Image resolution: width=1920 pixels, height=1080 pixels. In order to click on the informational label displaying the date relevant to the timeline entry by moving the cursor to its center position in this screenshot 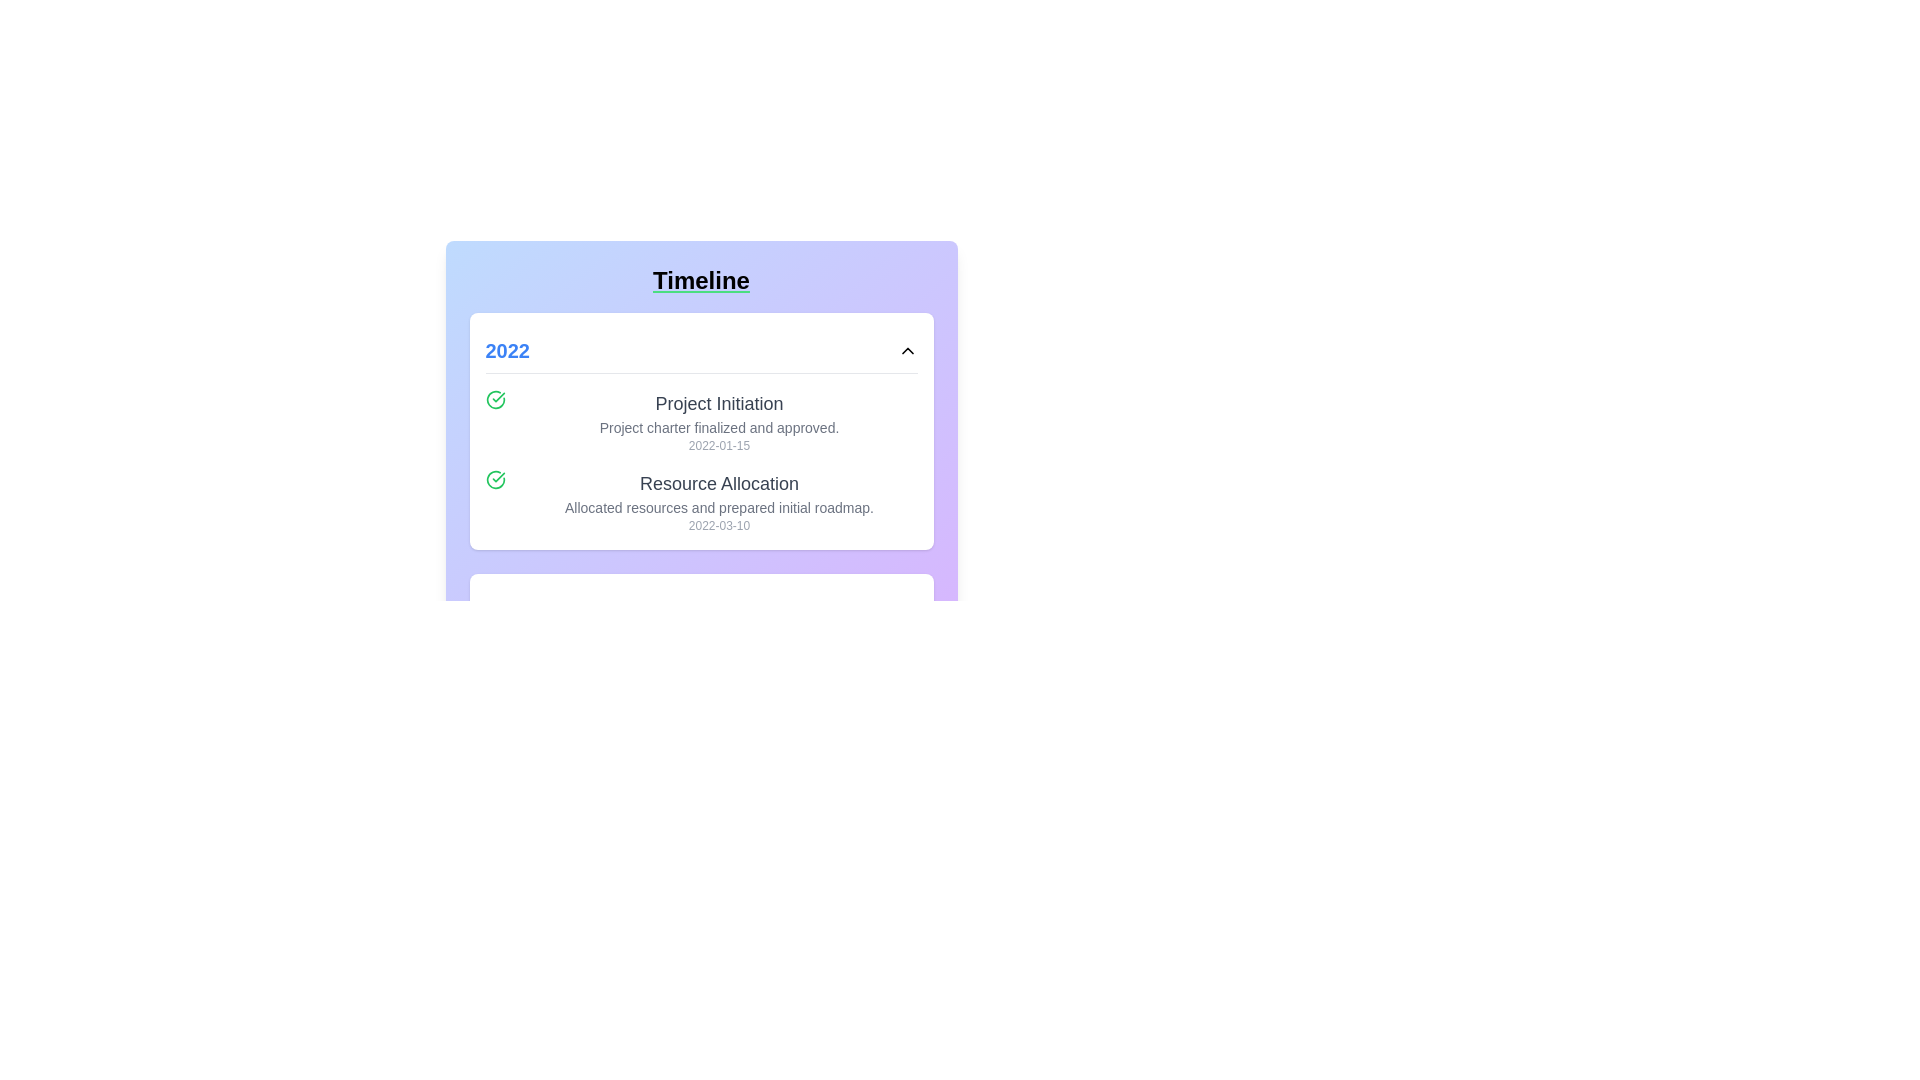, I will do `click(719, 445)`.